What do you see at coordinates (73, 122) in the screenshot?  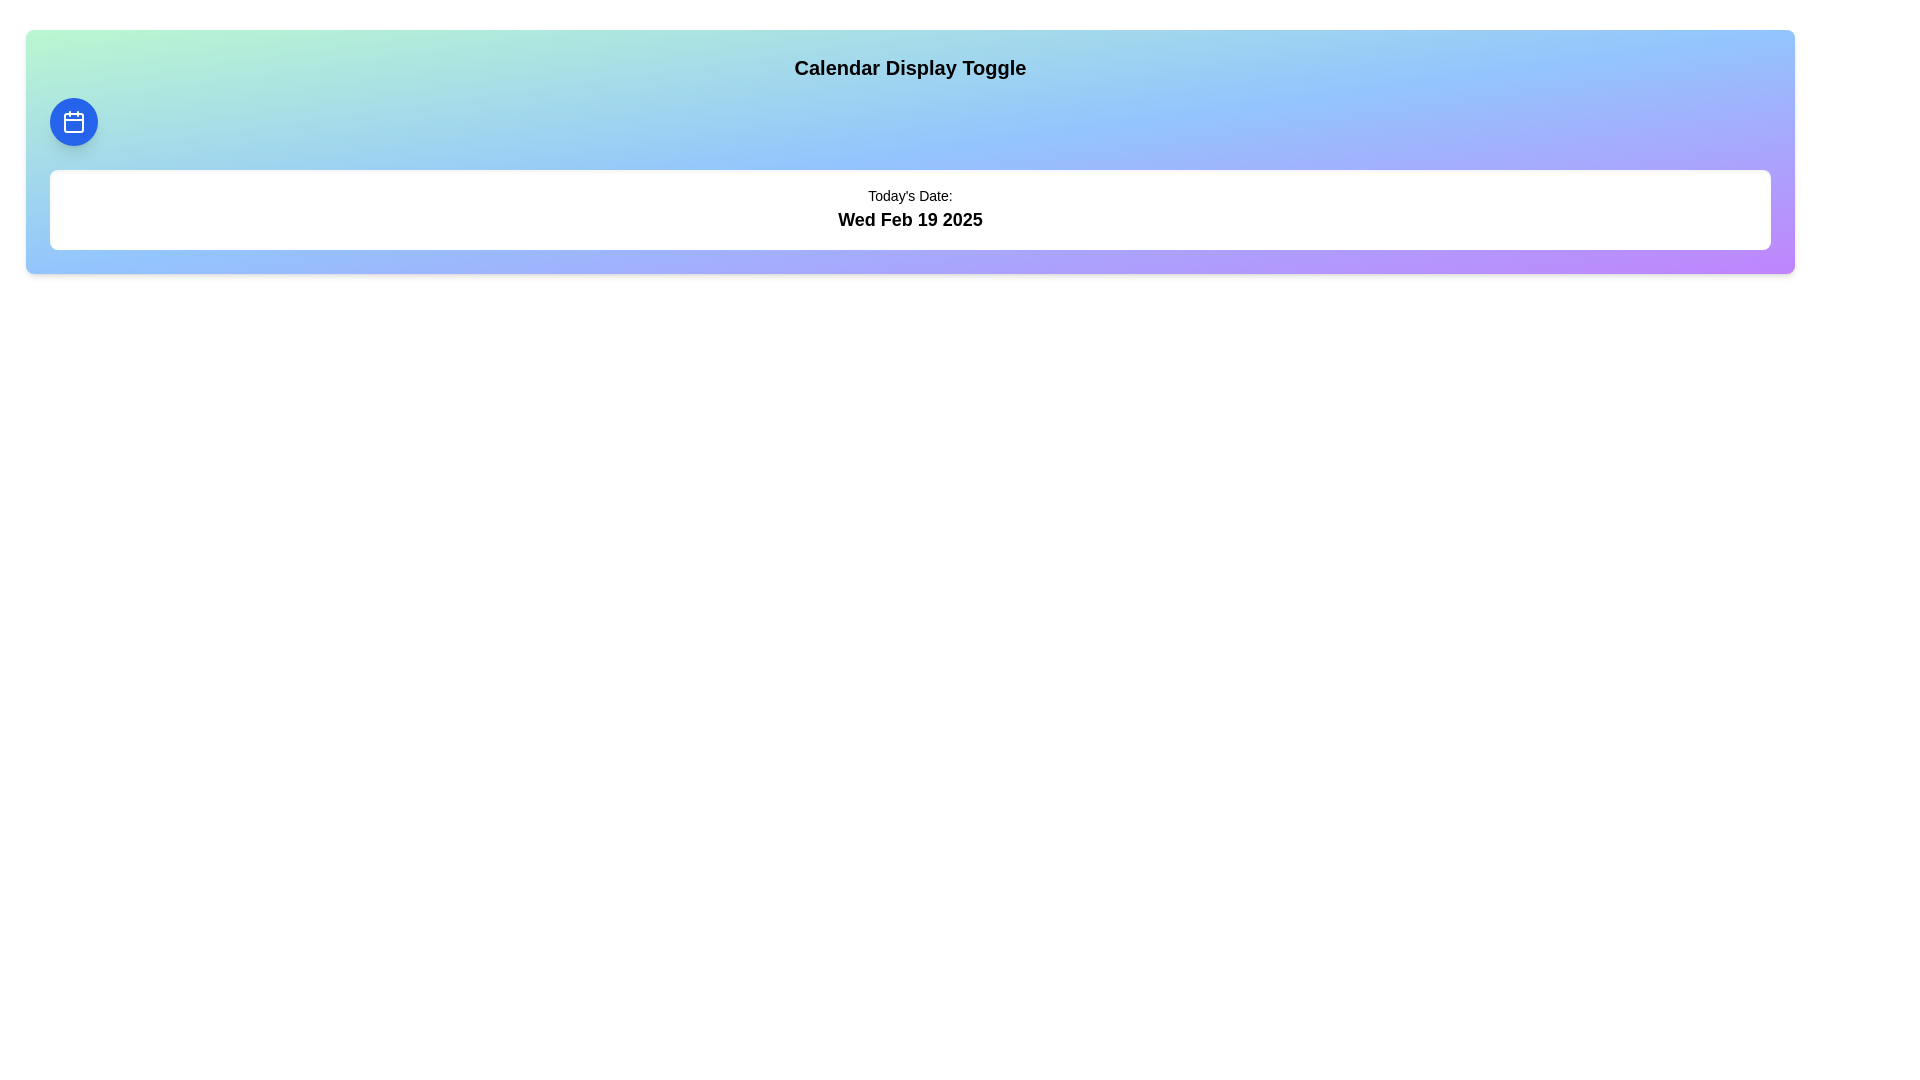 I see `the calendar toggle button to toggle the calendar display` at bounding box center [73, 122].